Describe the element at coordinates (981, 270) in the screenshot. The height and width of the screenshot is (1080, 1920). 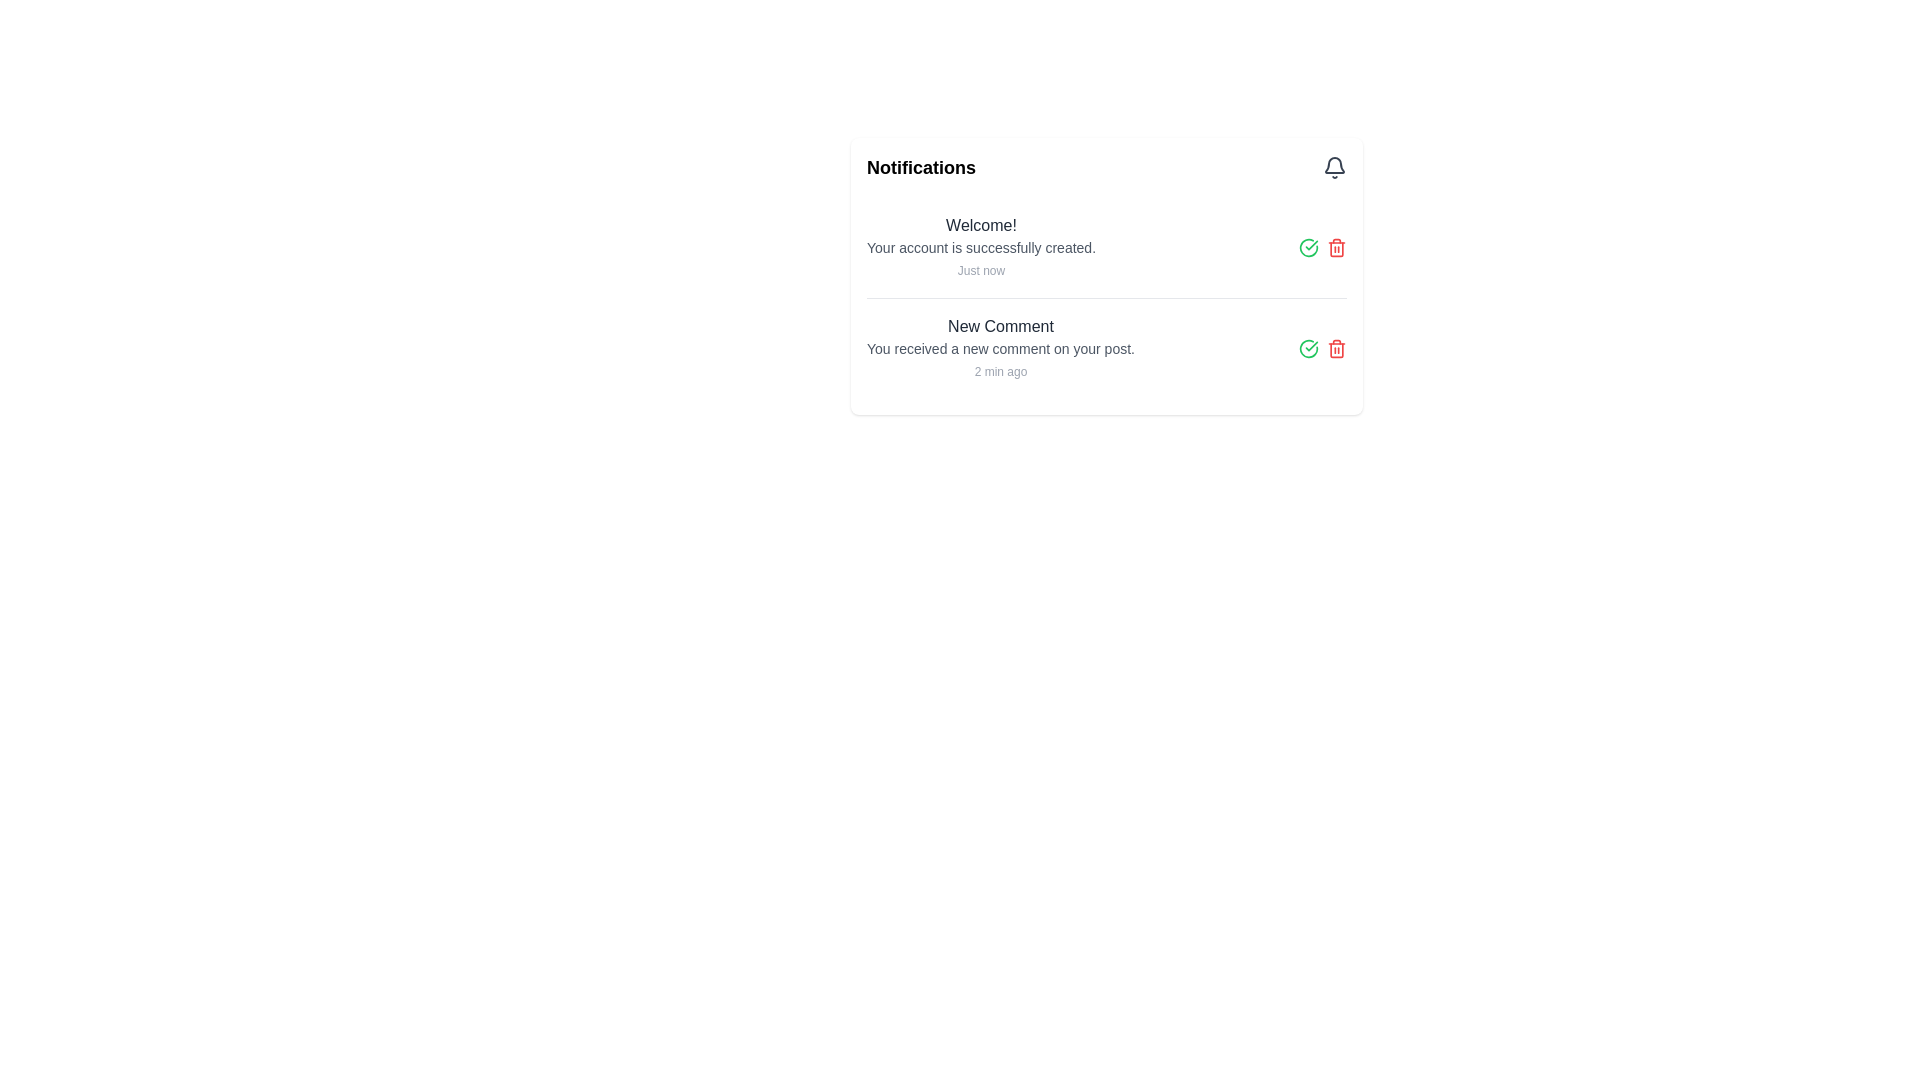
I see `time information displayed in the small text label 'Just now' located in the notification panel beneath the text 'Your account is successfully created.'` at that location.